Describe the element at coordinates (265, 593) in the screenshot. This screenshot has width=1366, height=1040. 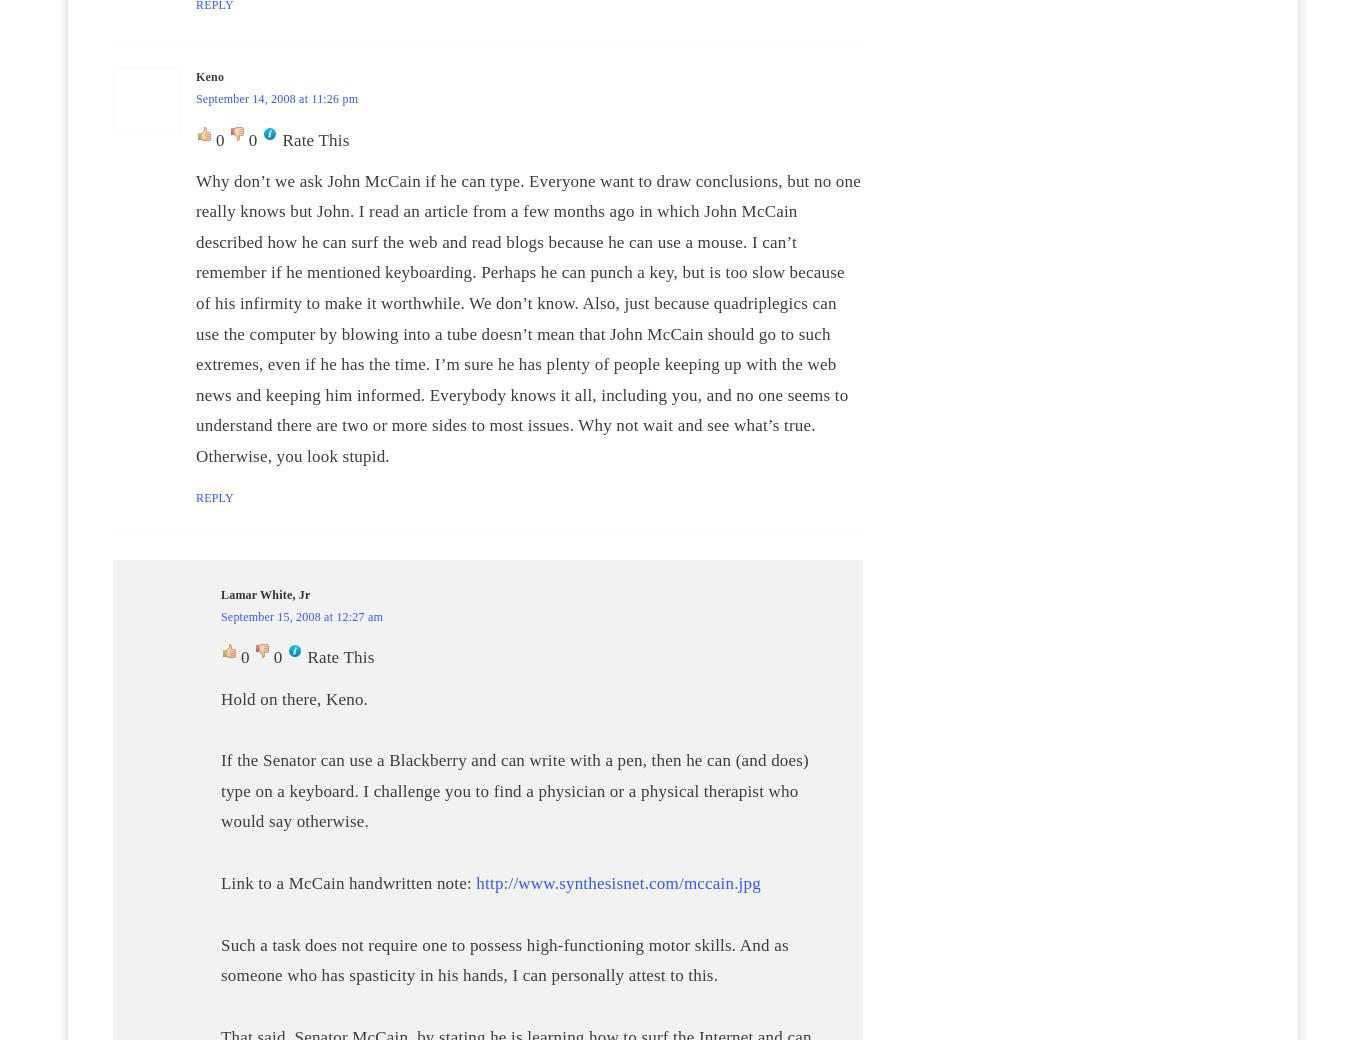
I see `'Lamar White, Jr'` at that location.